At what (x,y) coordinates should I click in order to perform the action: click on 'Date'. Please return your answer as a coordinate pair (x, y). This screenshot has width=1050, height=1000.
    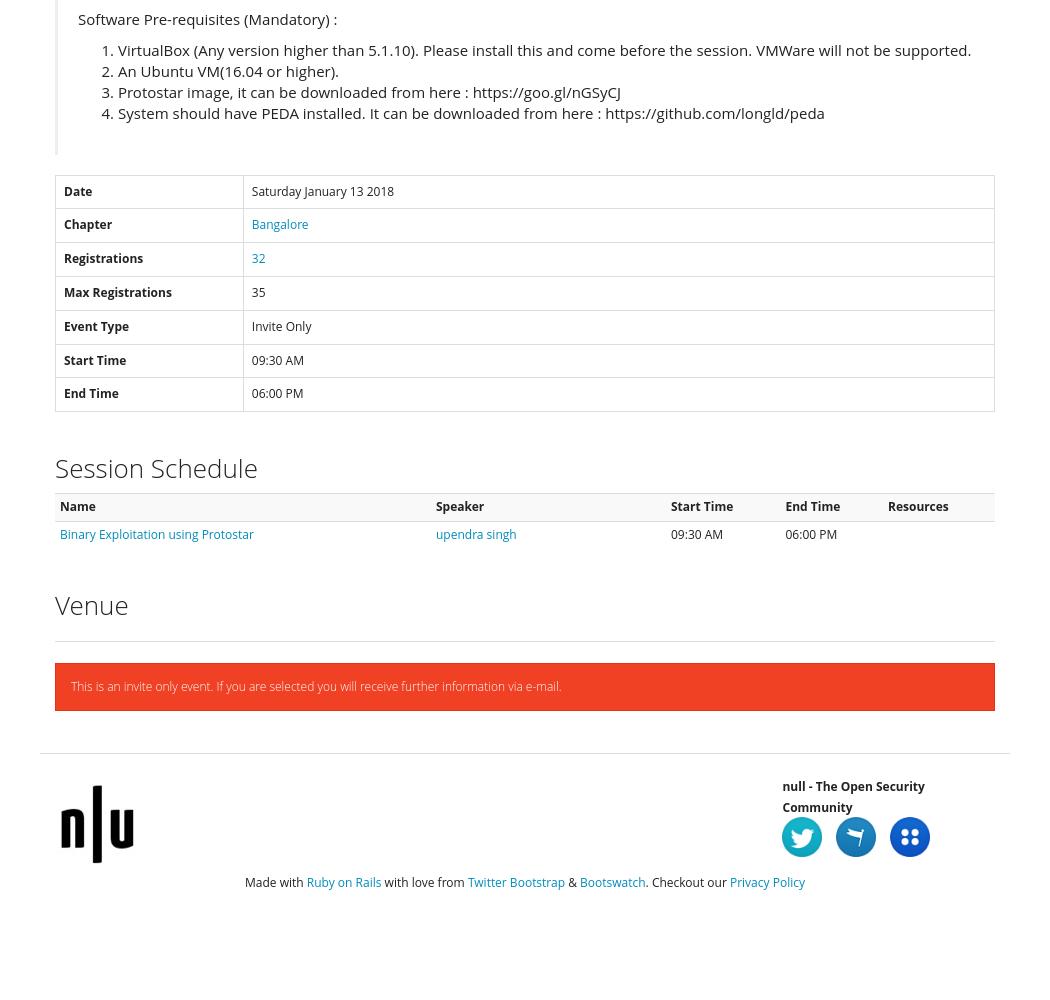
    Looking at the image, I should click on (63, 189).